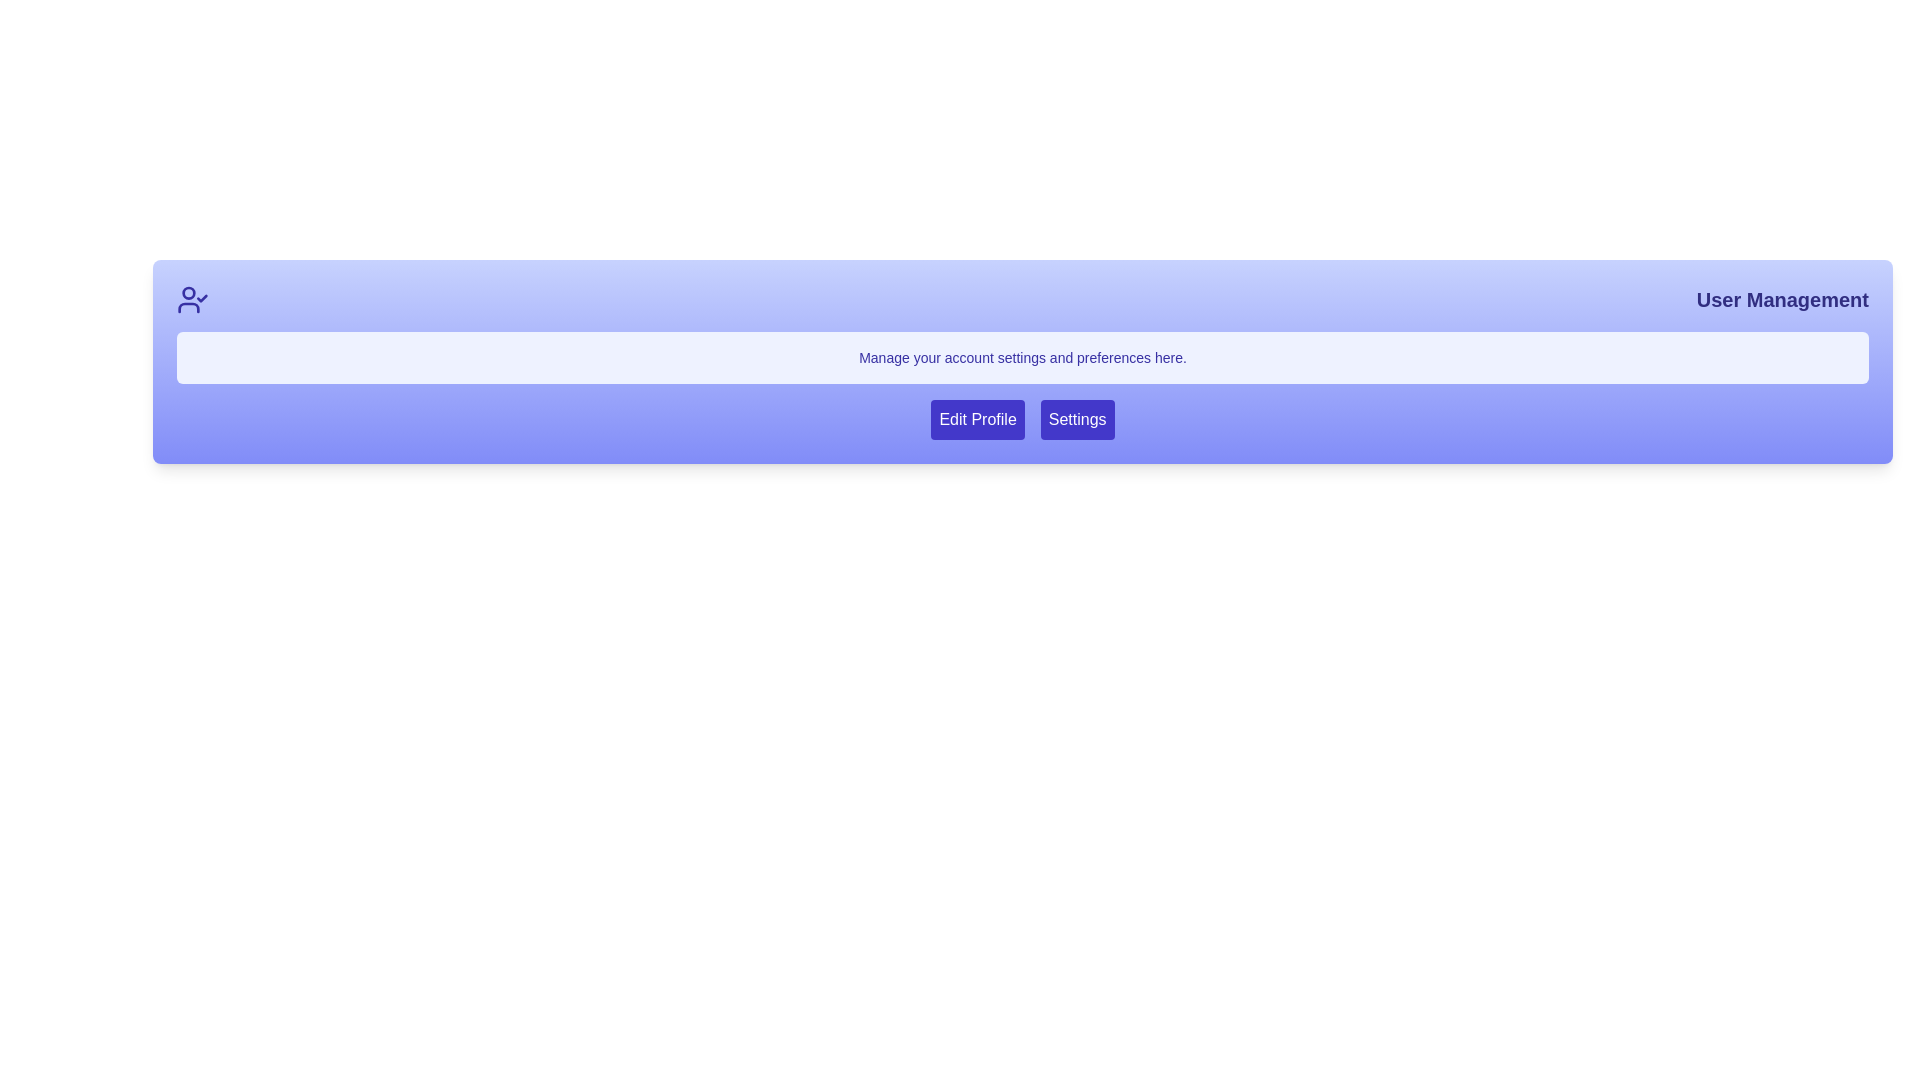 Image resolution: width=1920 pixels, height=1080 pixels. Describe the element at coordinates (188, 293) in the screenshot. I see `attributes of the small blue filled circle located near the top-left side of the user profile icon with a checkmark` at that location.